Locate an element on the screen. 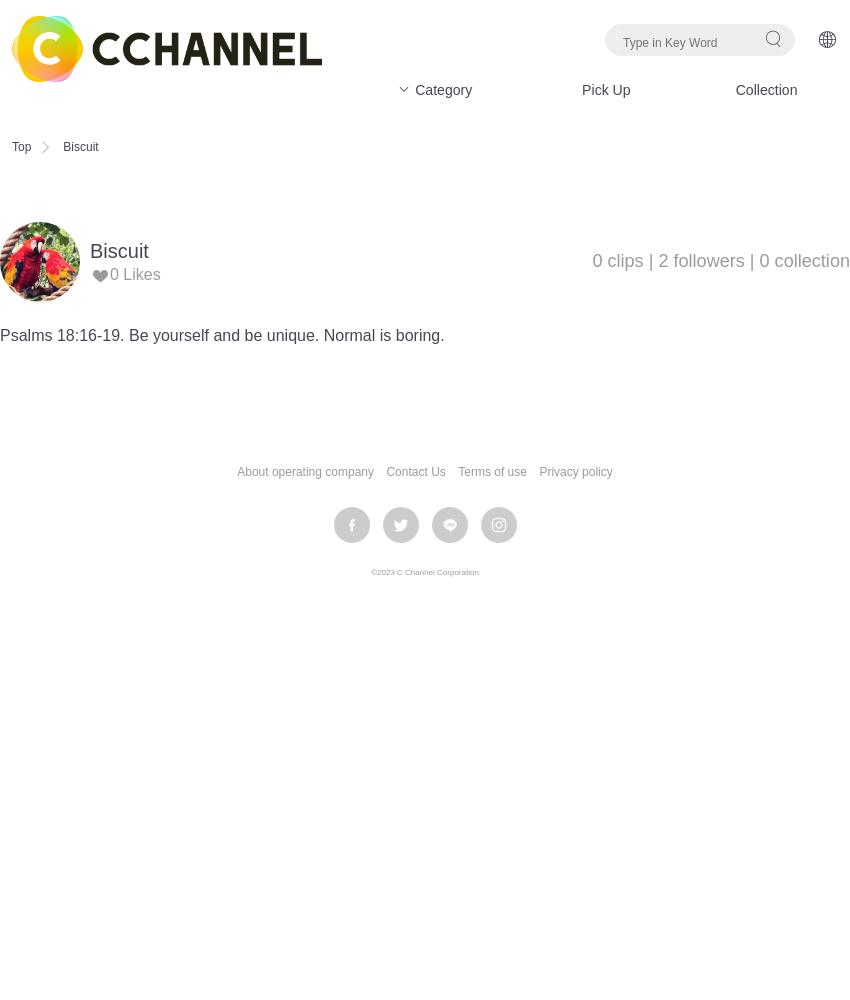 This screenshot has height=1000, width=850. 'Psalms 18:16-19.         Be yourself and be unique. Normal is boring.' is located at coordinates (222, 334).